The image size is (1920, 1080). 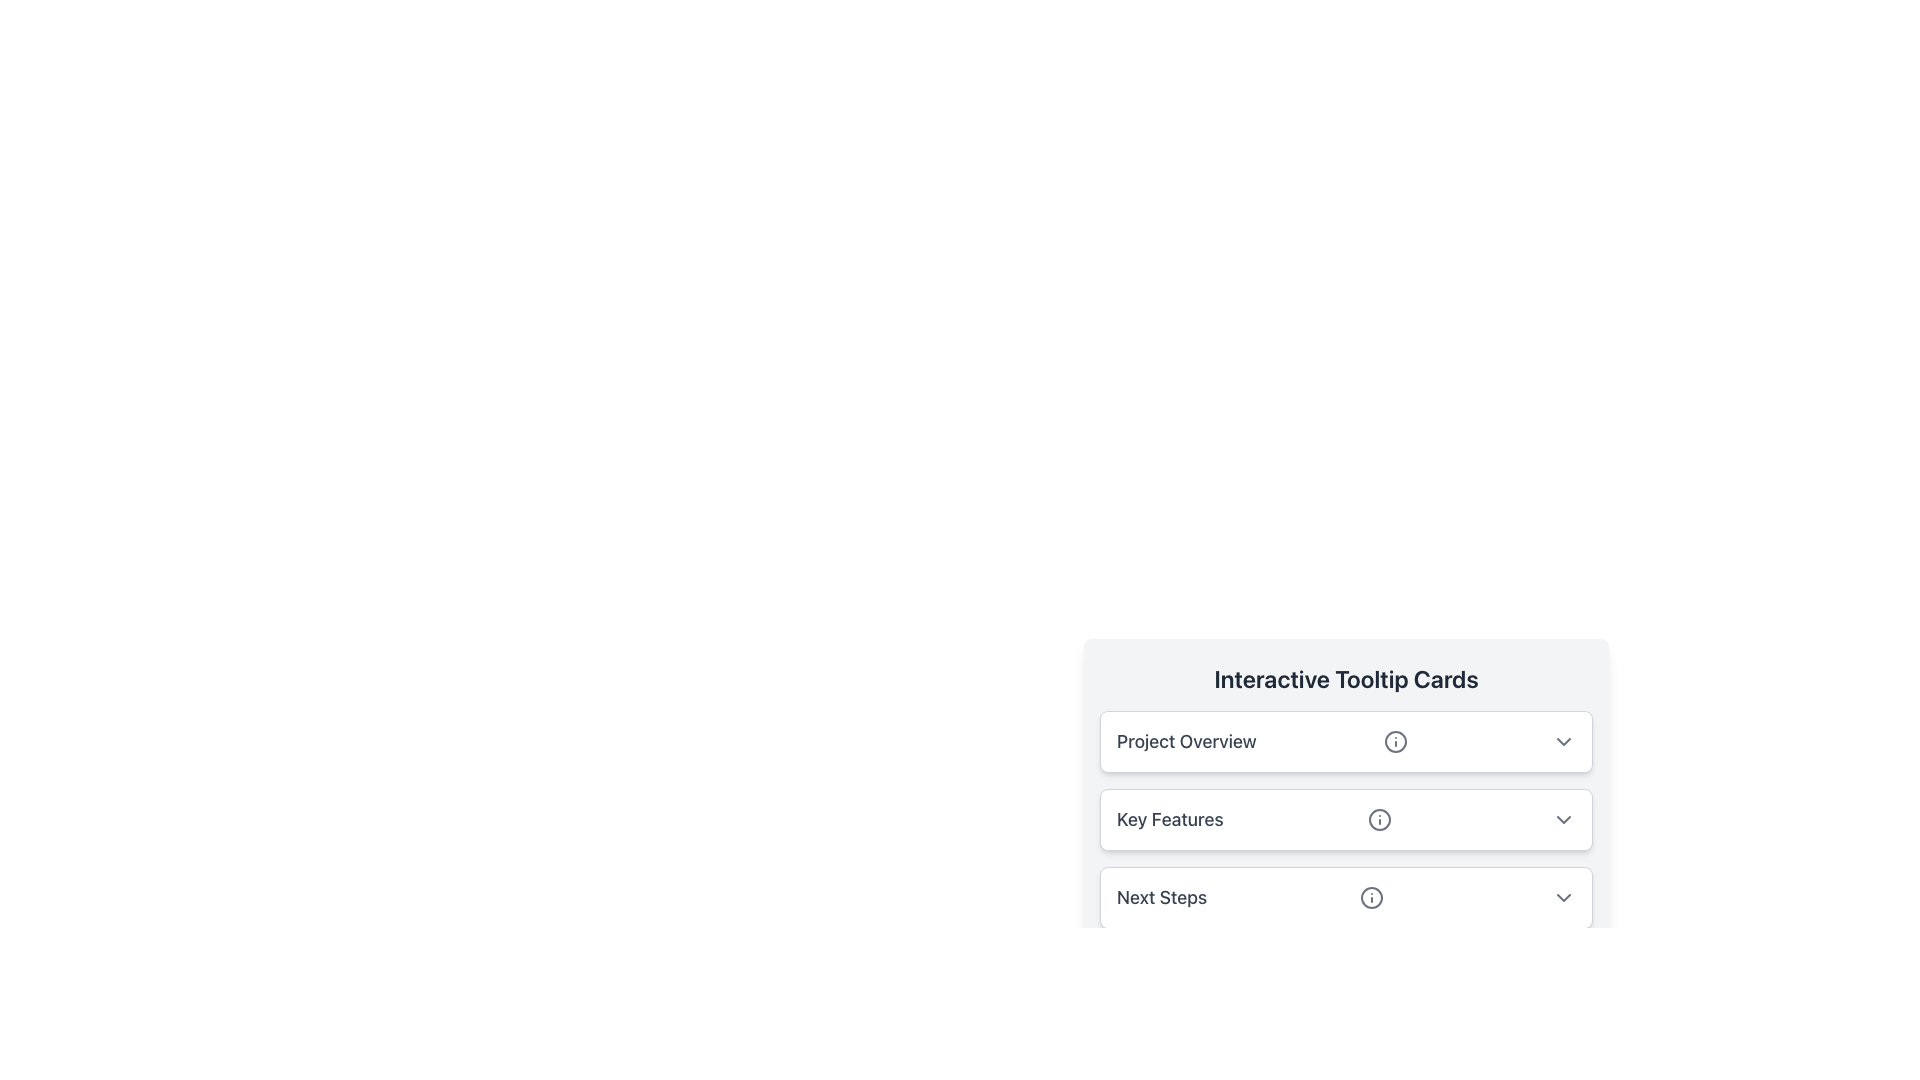 I want to click on the chevron button at the far right of the 'Project Overview' row, so click(x=1563, y=741).